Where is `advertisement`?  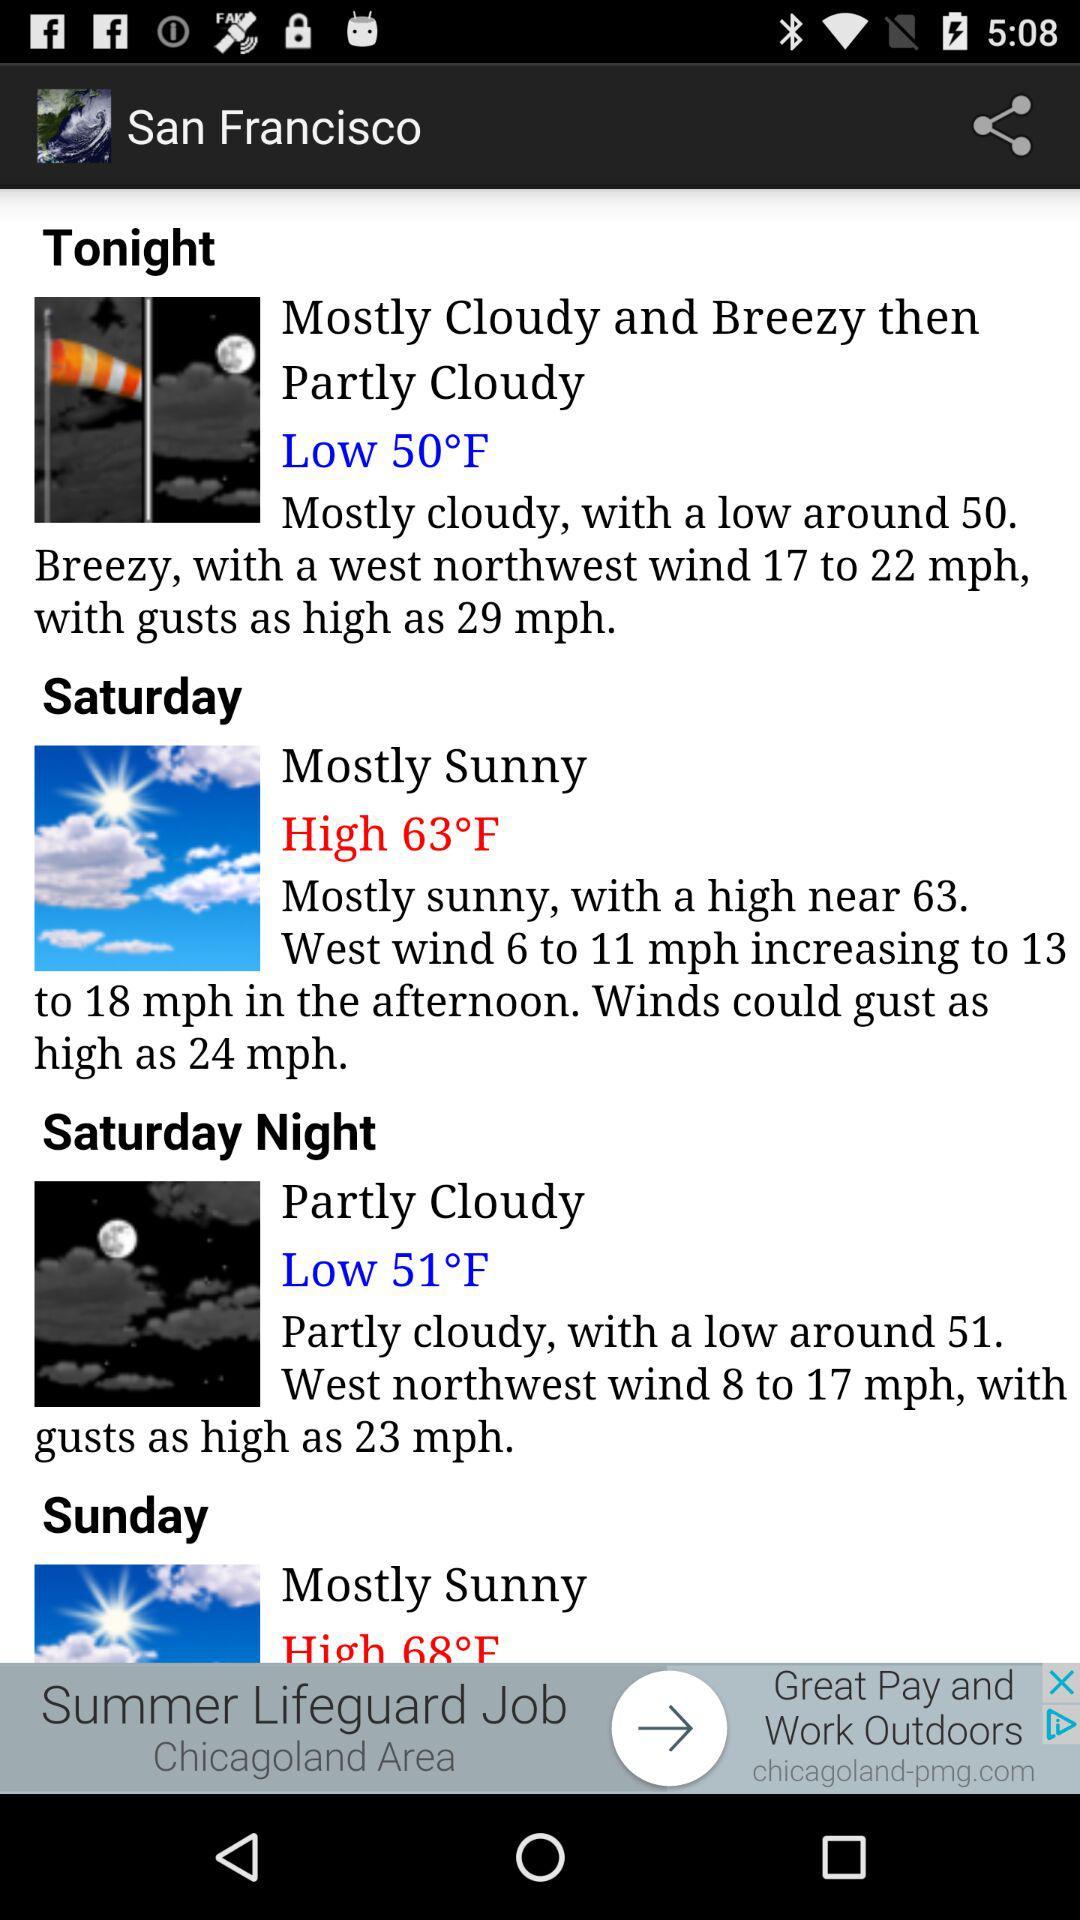
advertisement is located at coordinates (540, 1727).